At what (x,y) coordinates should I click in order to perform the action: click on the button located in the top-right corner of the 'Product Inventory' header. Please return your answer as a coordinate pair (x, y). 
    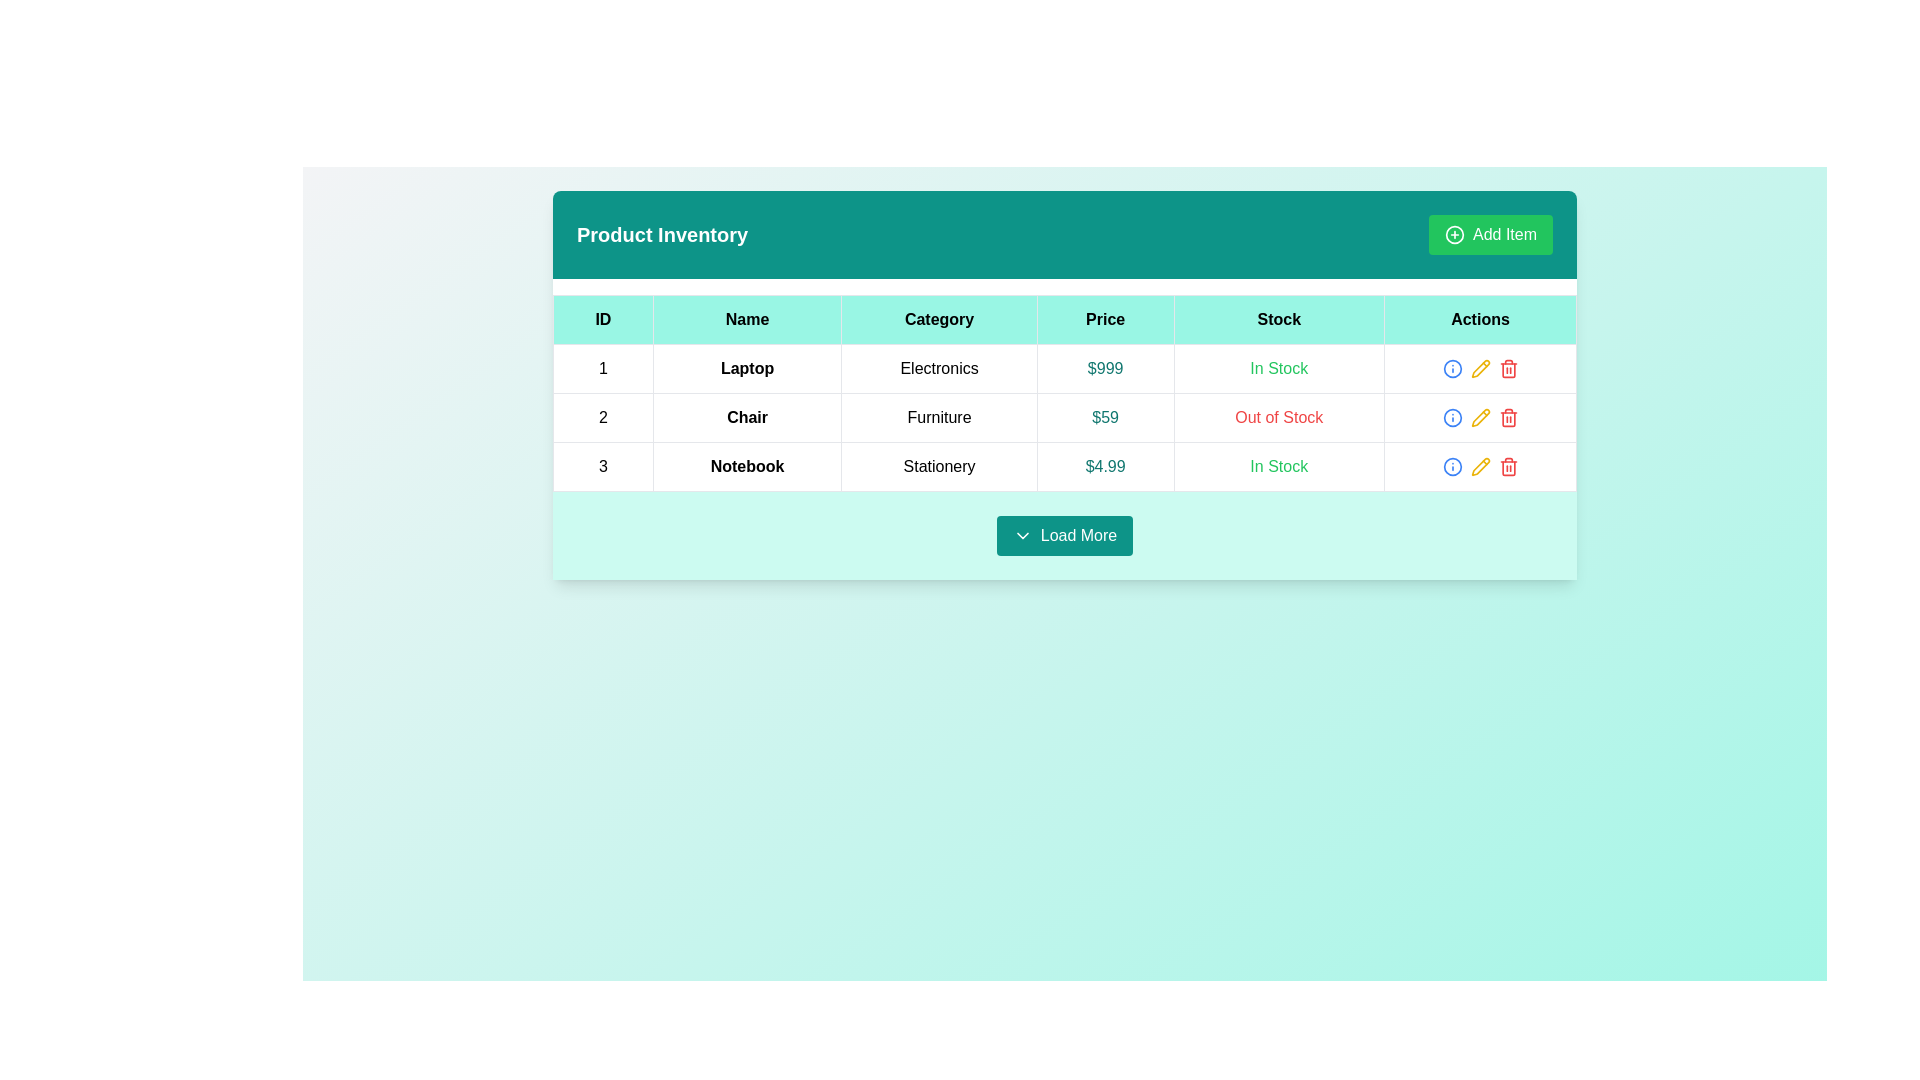
    Looking at the image, I should click on (1491, 234).